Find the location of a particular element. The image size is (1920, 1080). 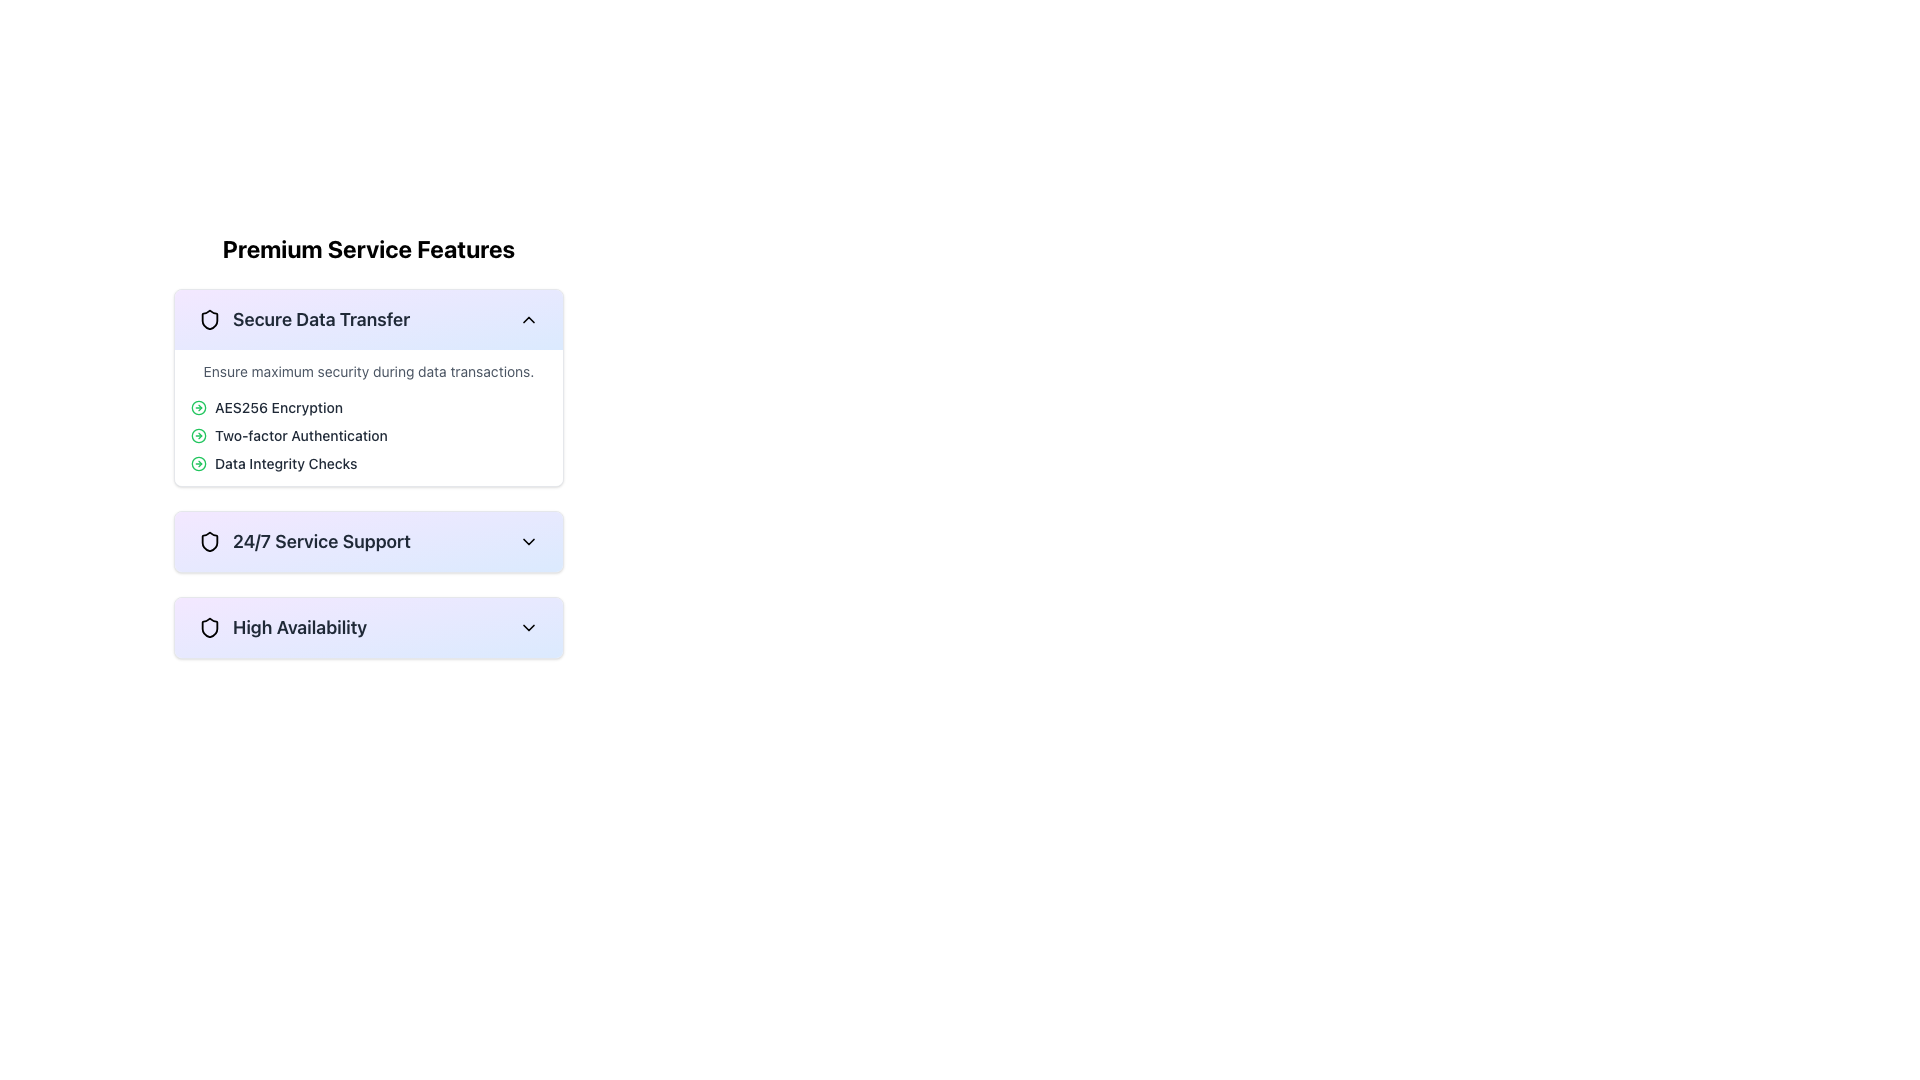

the shield-shaped icon located within the 'High Availability' section, positioned to the left of the title text is located at coordinates (210, 627).